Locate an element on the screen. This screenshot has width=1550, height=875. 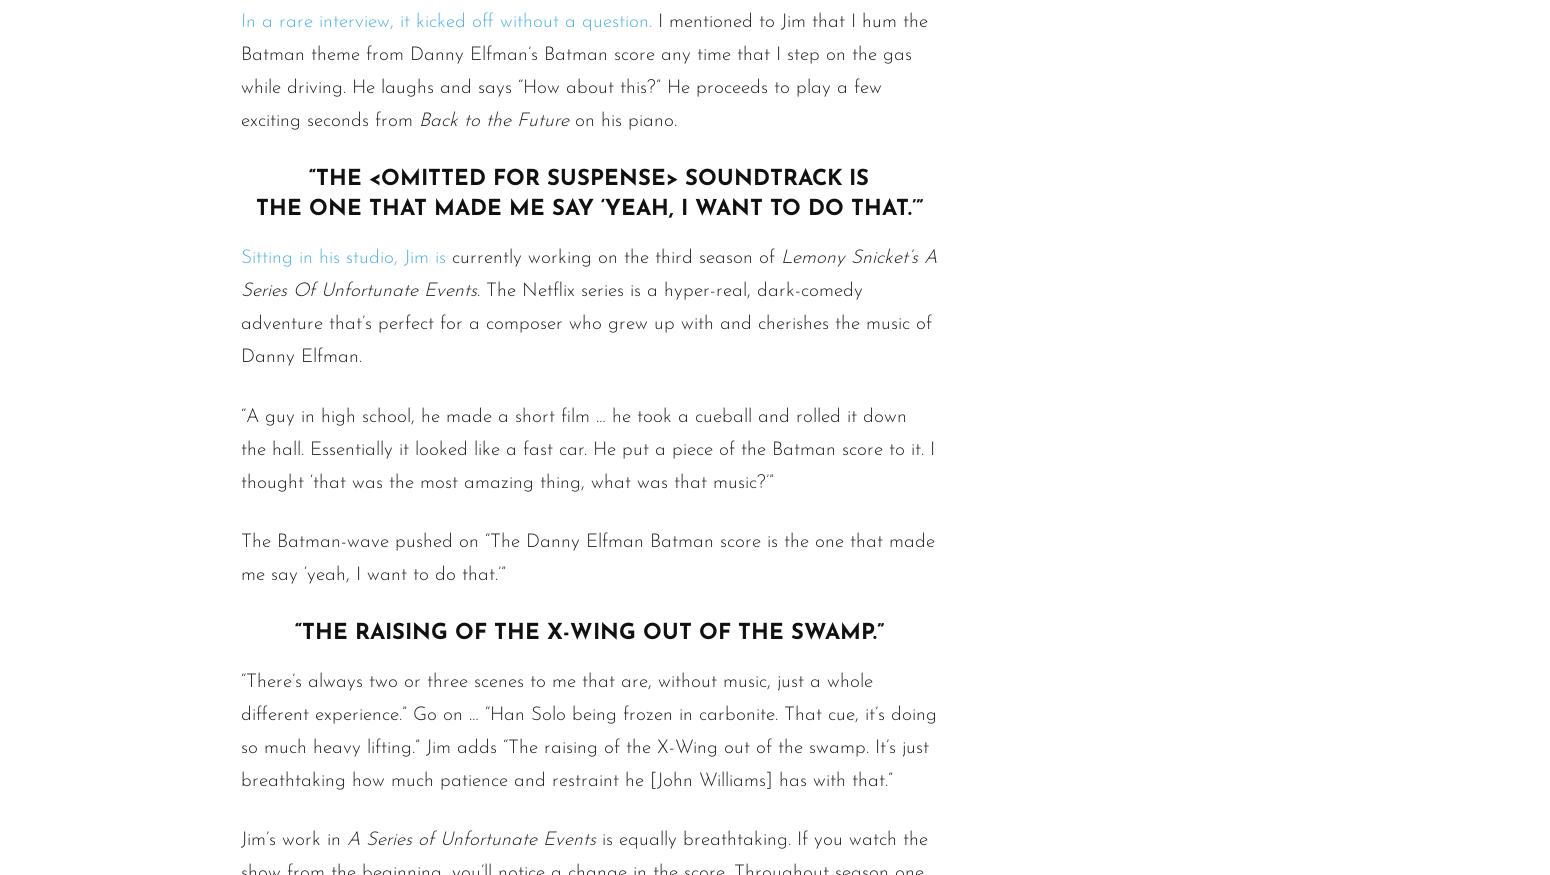
'the one that made me say ‘yeah, I want to do that.’”' is located at coordinates (254, 209).